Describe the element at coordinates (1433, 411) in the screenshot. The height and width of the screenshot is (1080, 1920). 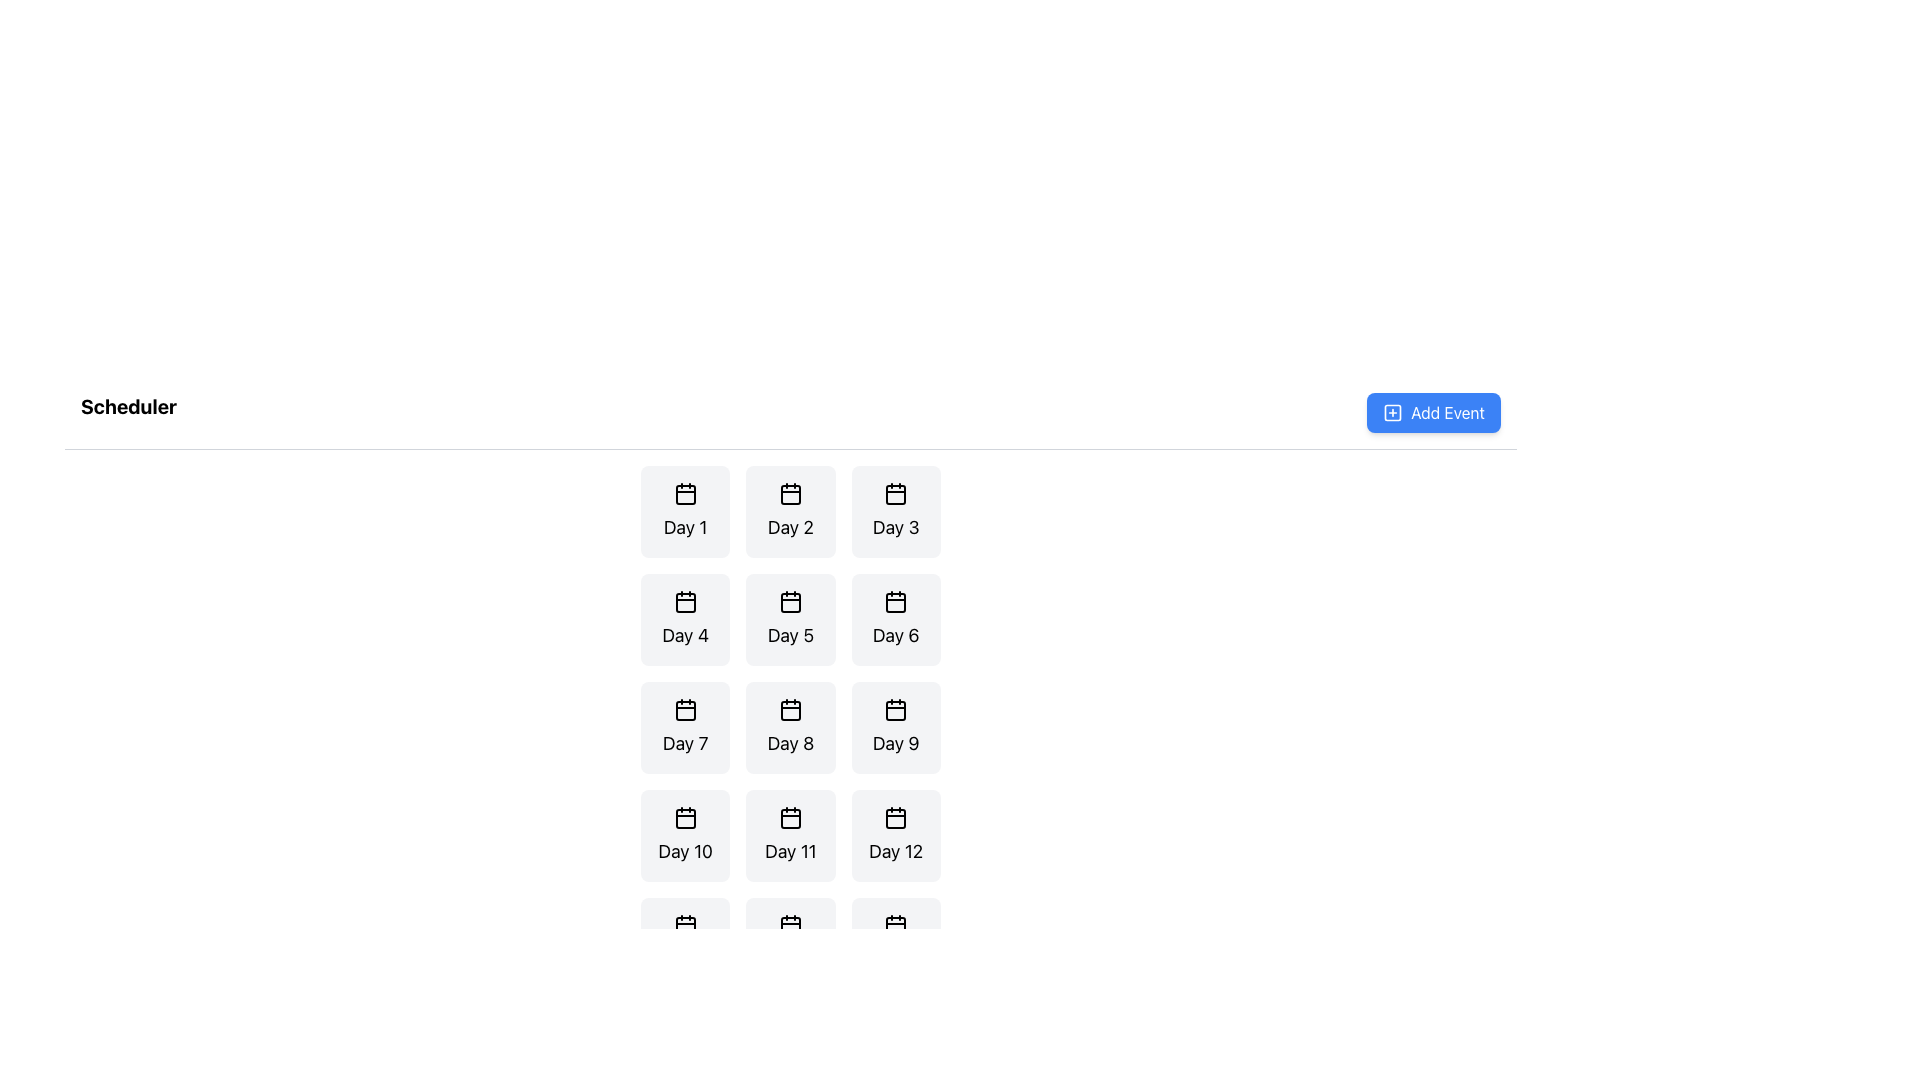
I see `the button located in the header section on the far right` at that location.